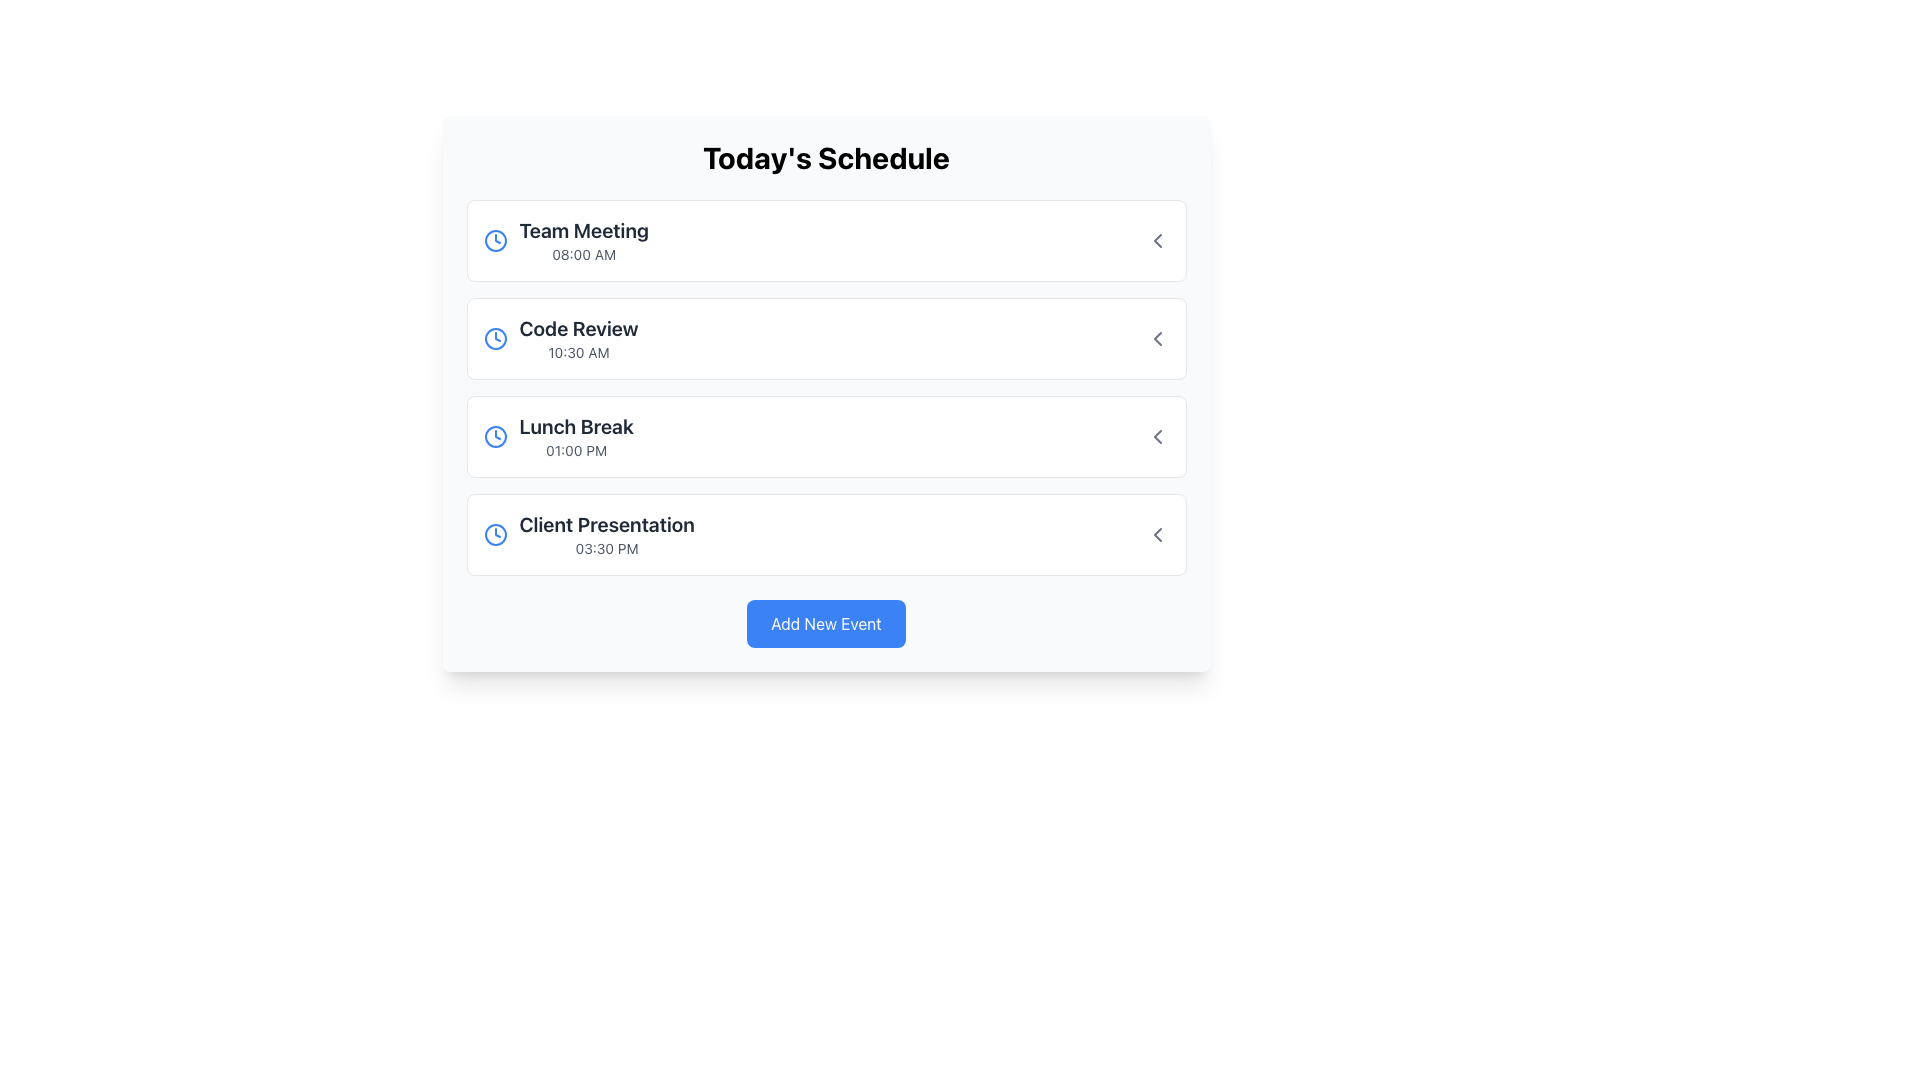  What do you see at coordinates (583, 239) in the screenshot?
I see `event title 'Team Meeting' and time '08:00 AM' displayed in the text area of the event card, which is located in the first row of the vertical list of event cards` at bounding box center [583, 239].